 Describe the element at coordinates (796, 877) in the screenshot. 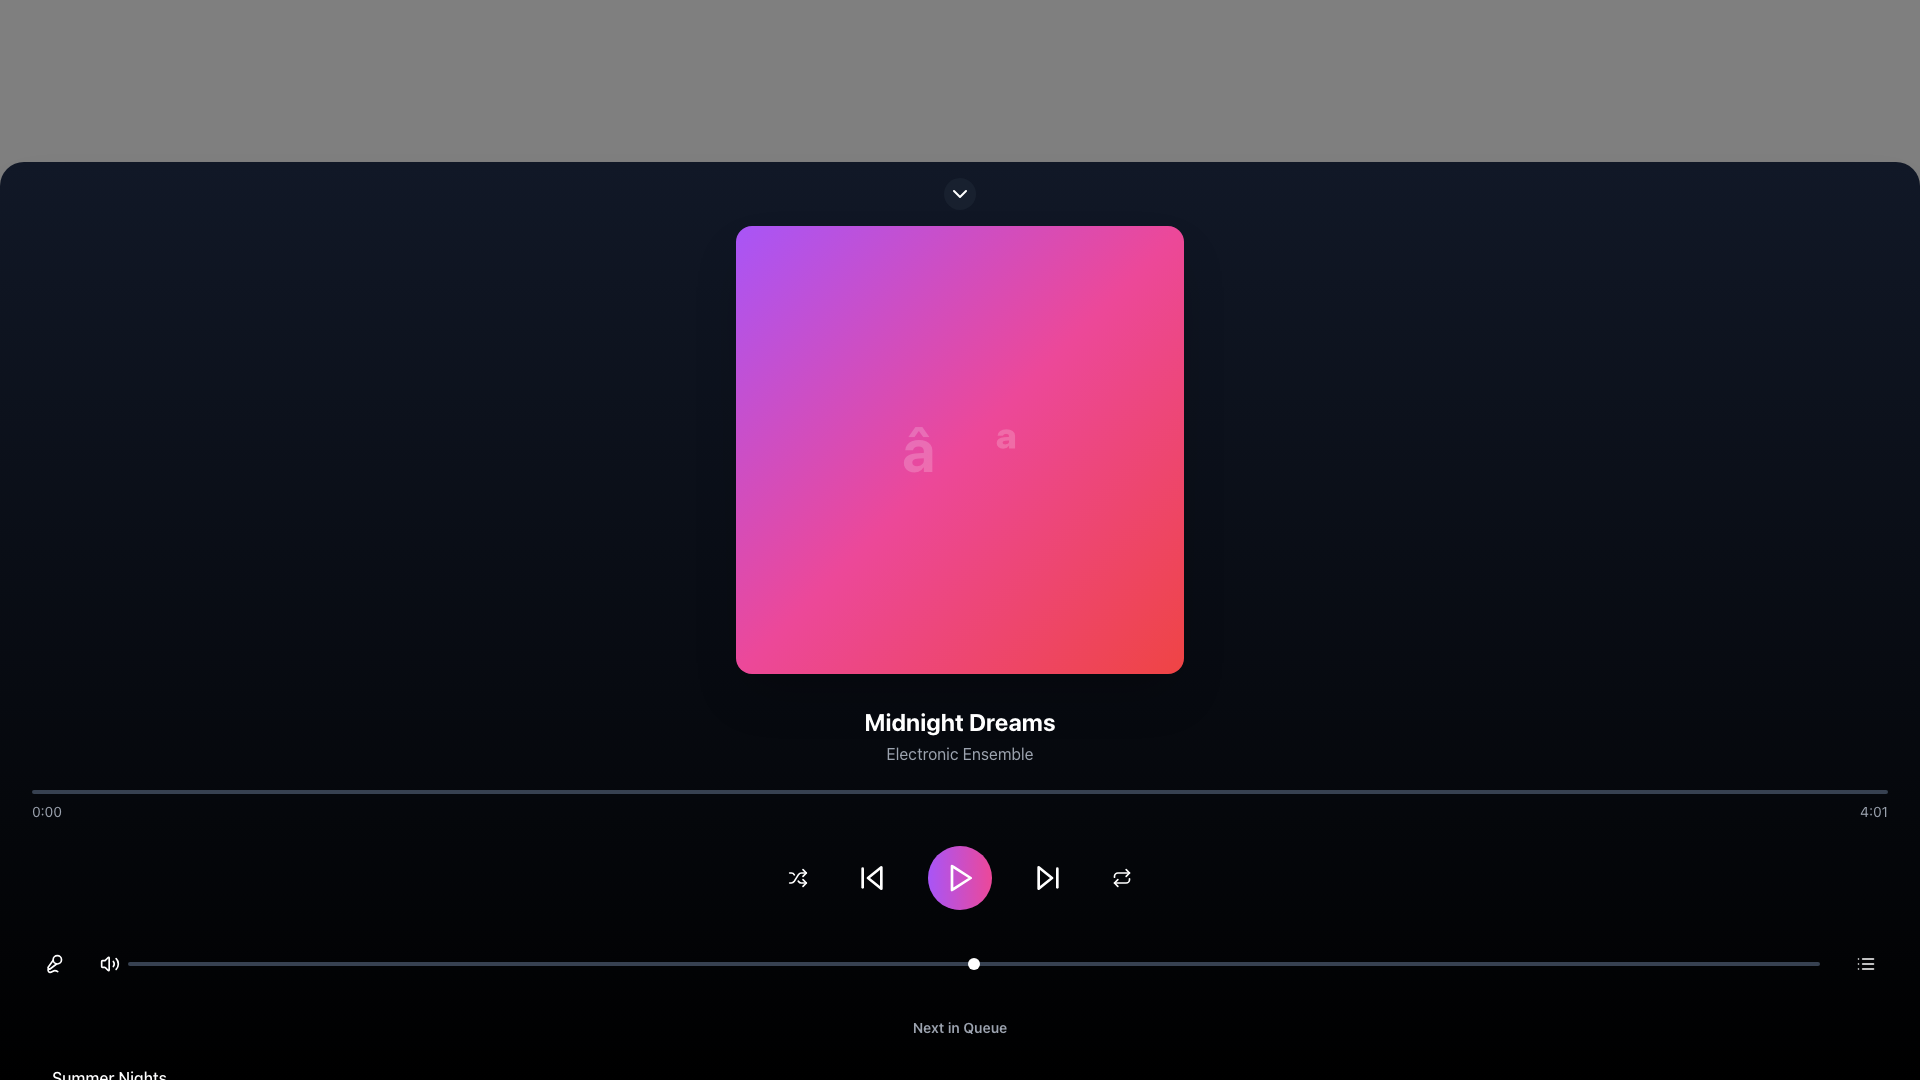

I see `the shuffle icon button, which resembles two interweaving arrows pointing in opposite directions` at that location.